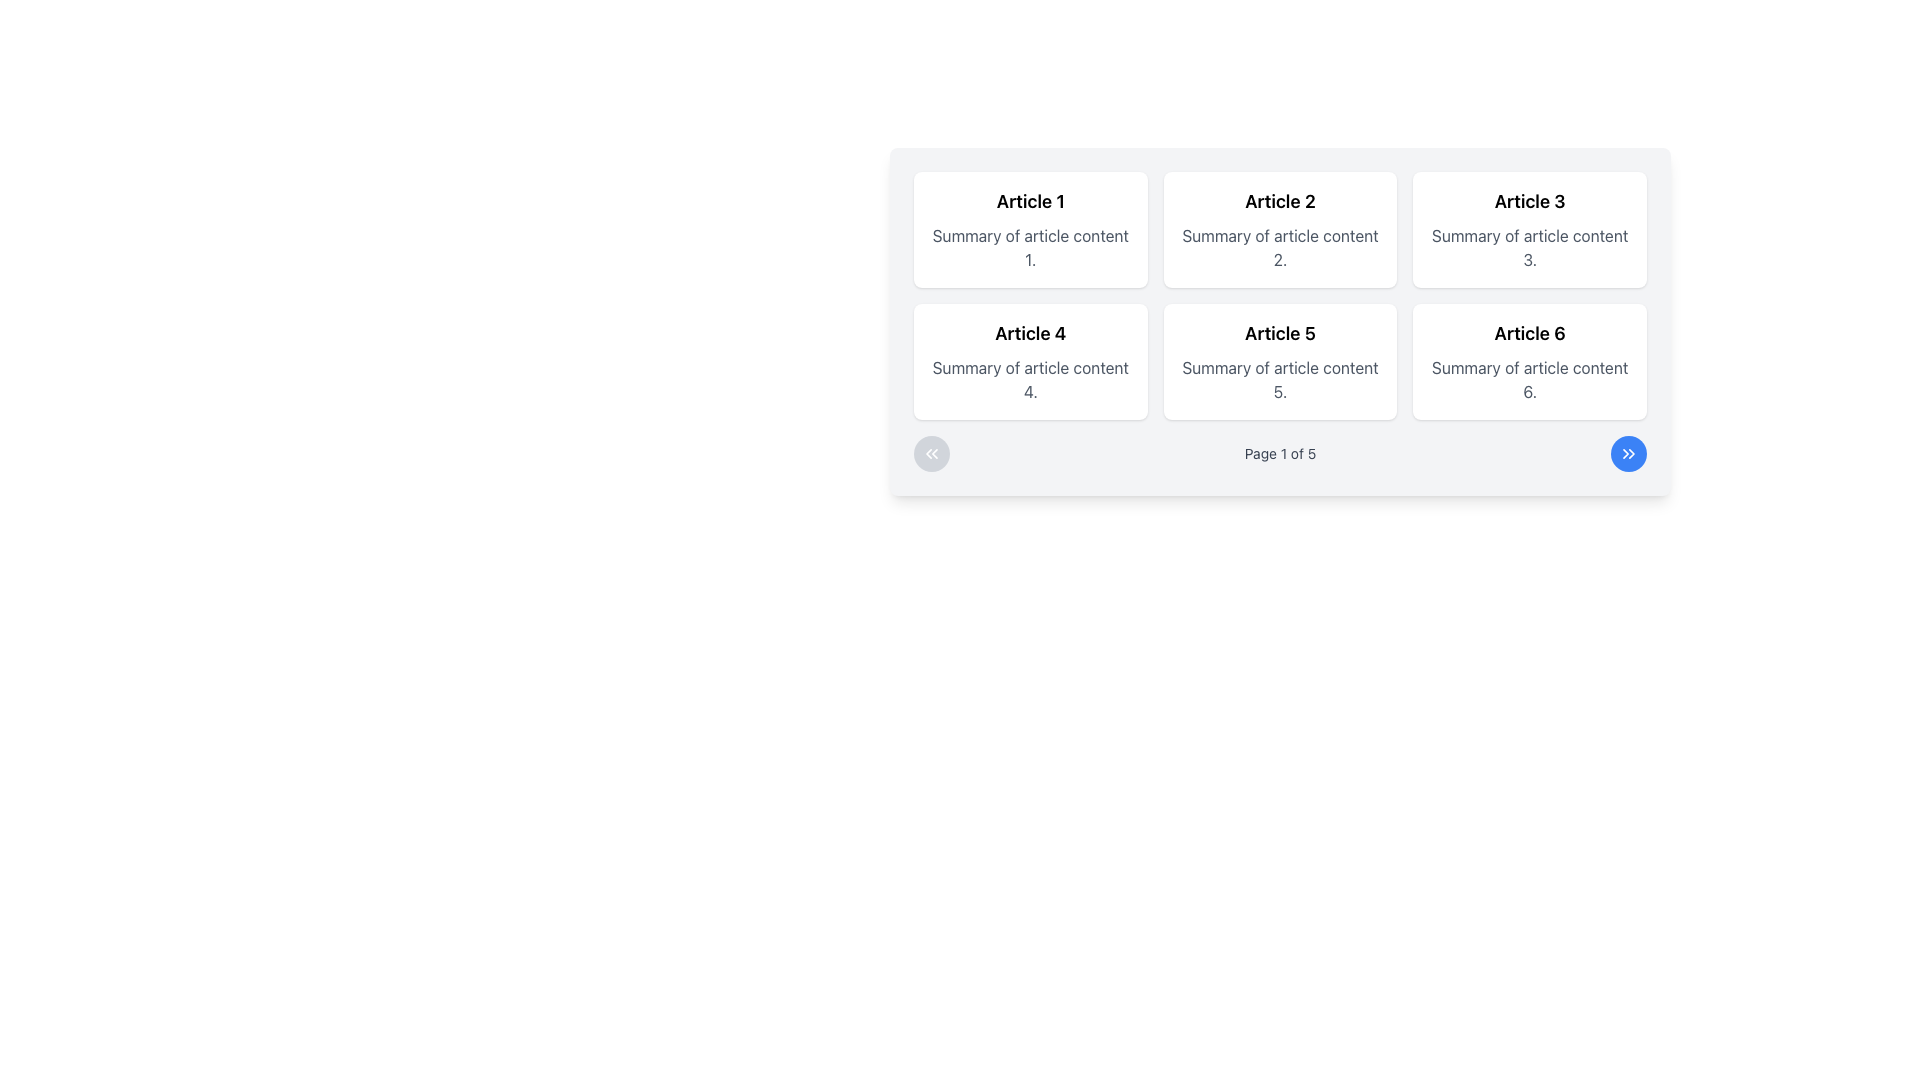  Describe the element at coordinates (1529, 201) in the screenshot. I see `the title text of the third grid item in the top row of the article card, which serves as the heading to identify the section's content` at that location.